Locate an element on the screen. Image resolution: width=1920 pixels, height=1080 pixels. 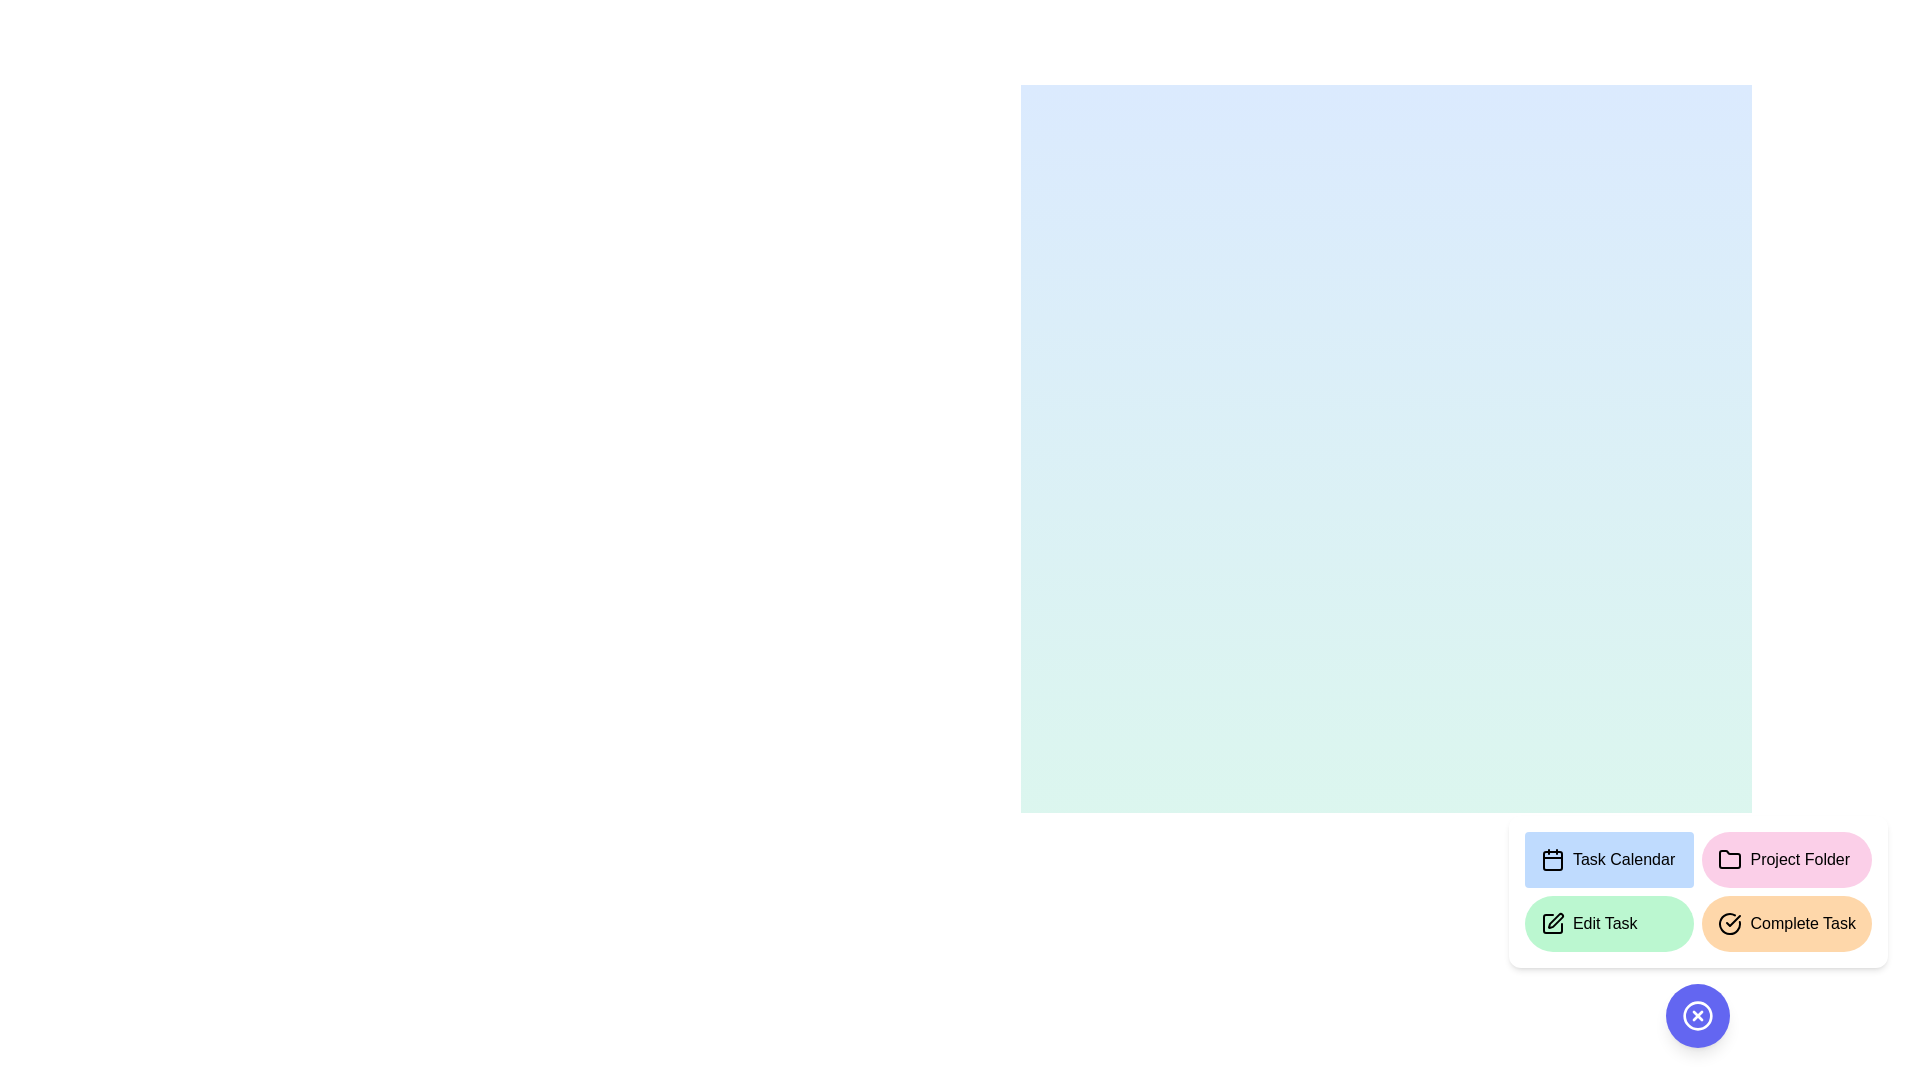
the 'Complete Task' button, which is a rounded rectangular button with an orange background and a checkmark icon, located in the bottom-right region of the interface is located at coordinates (1787, 924).